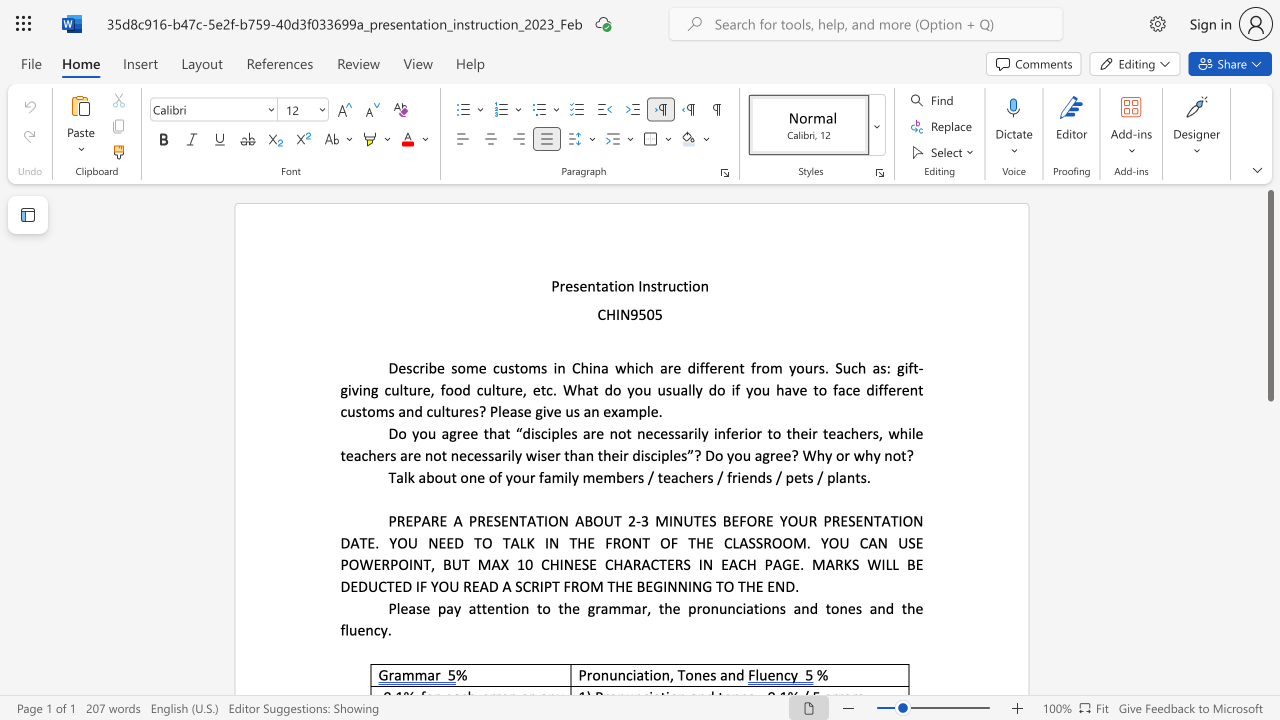 The height and width of the screenshot is (720, 1280). What do you see at coordinates (581, 675) in the screenshot?
I see `the 1th character "P" in the text` at bounding box center [581, 675].